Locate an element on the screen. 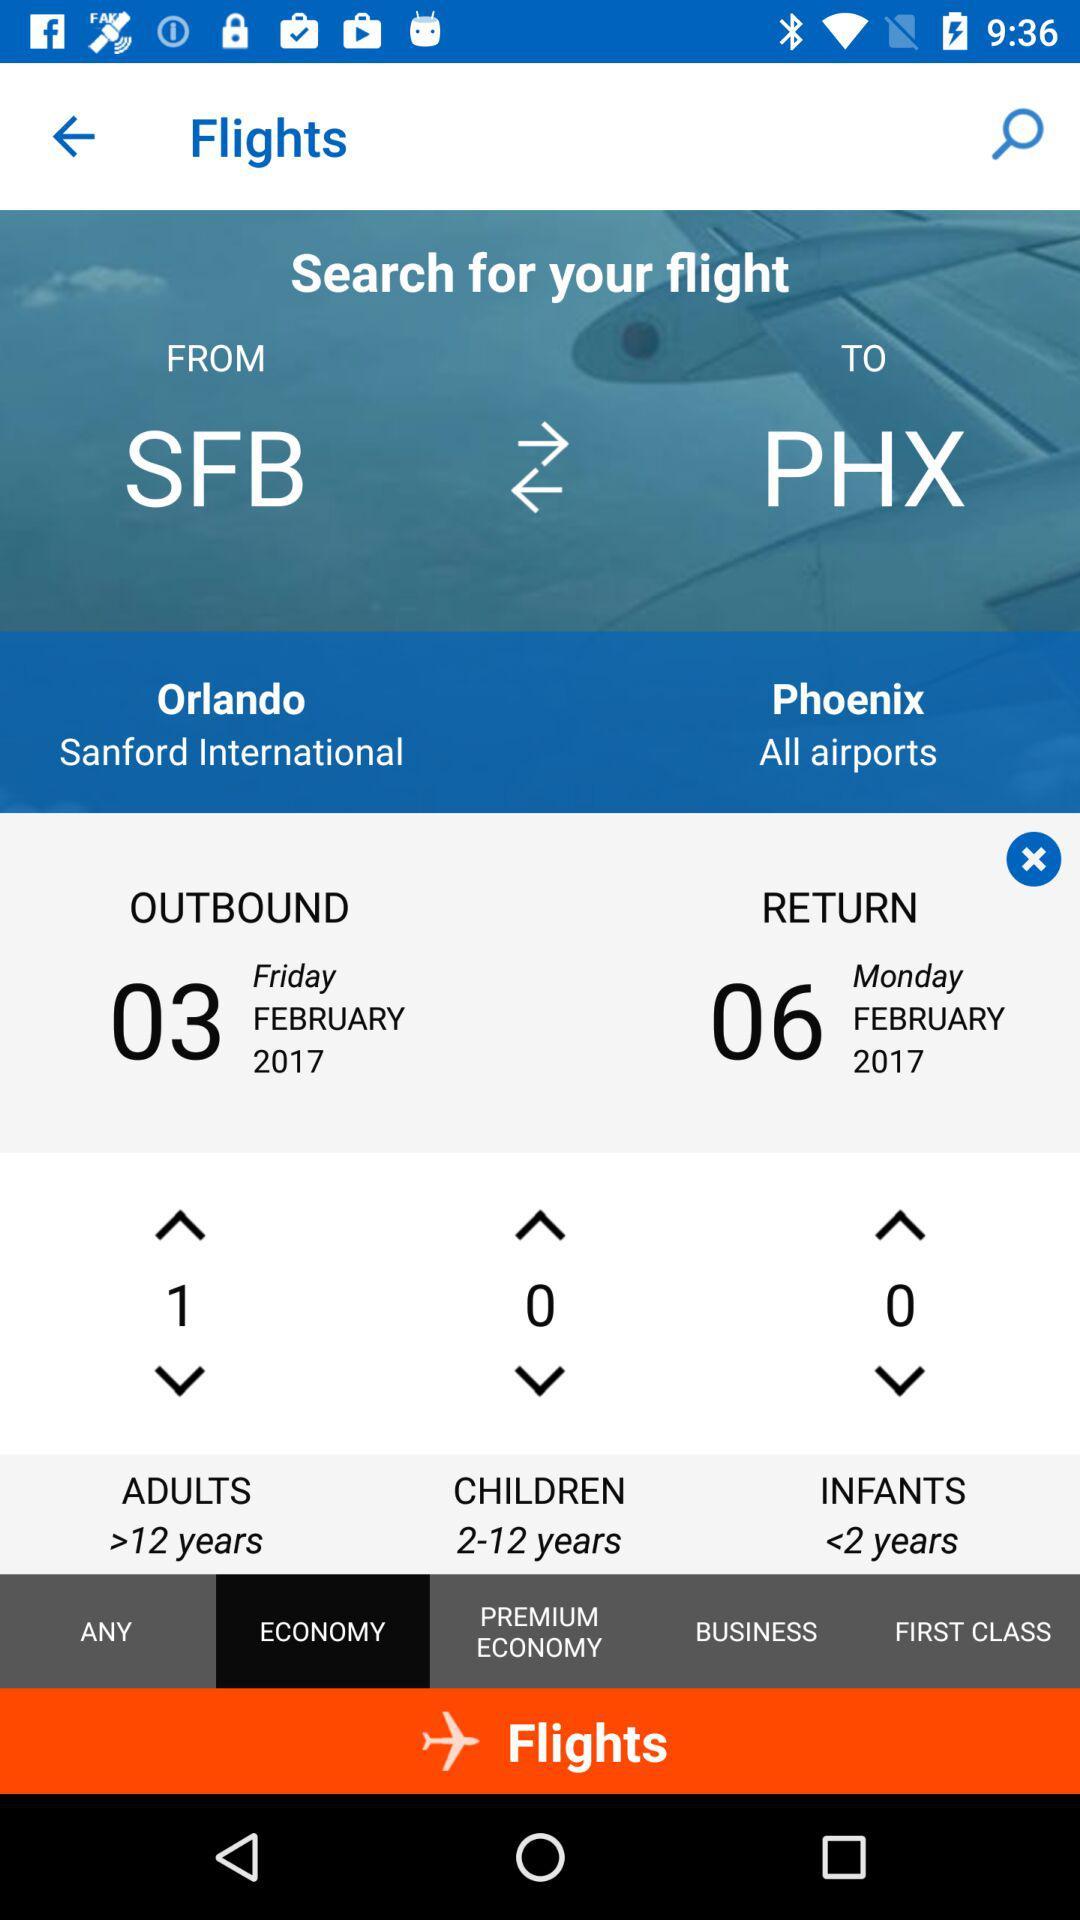  the close icon is located at coordinates (1033, 859).